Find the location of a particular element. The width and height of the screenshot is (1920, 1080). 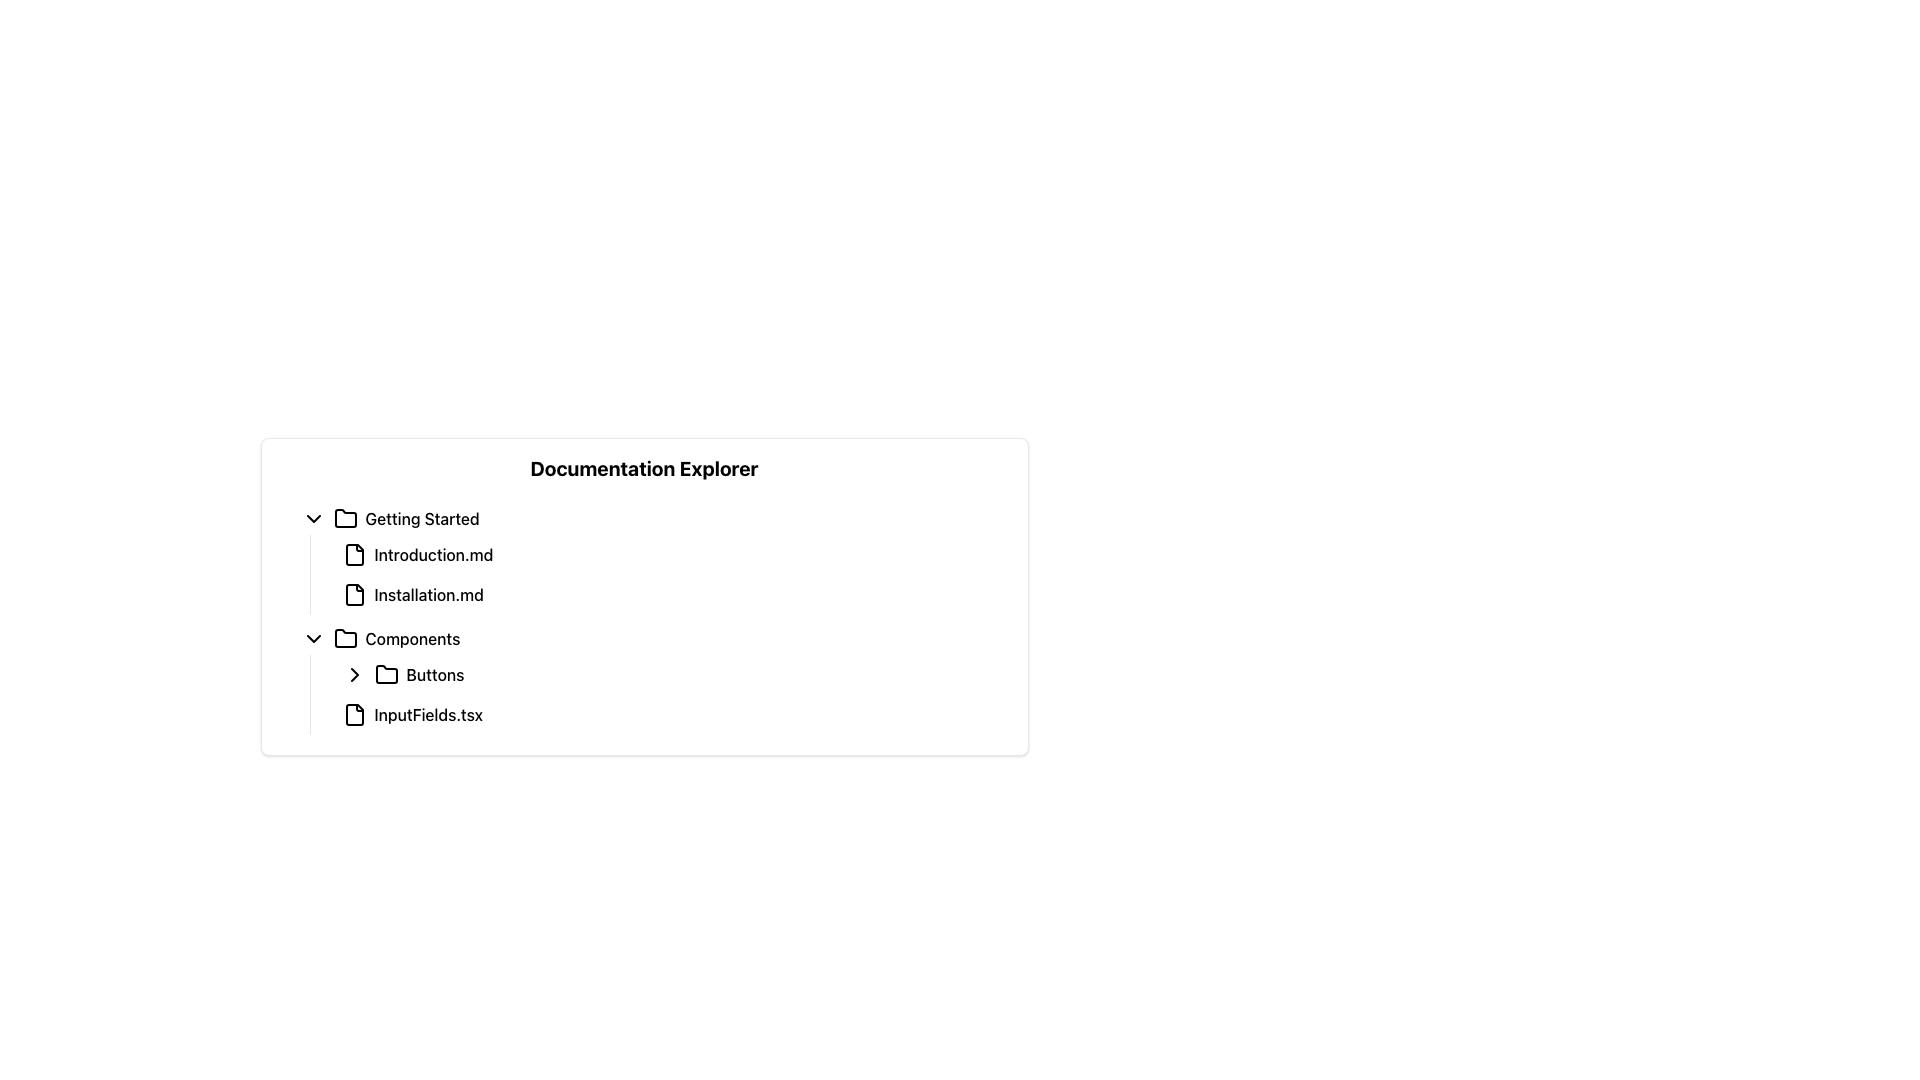

the 'Getting Started' folder item in the navigation tree is located at coordinates (405, 518).